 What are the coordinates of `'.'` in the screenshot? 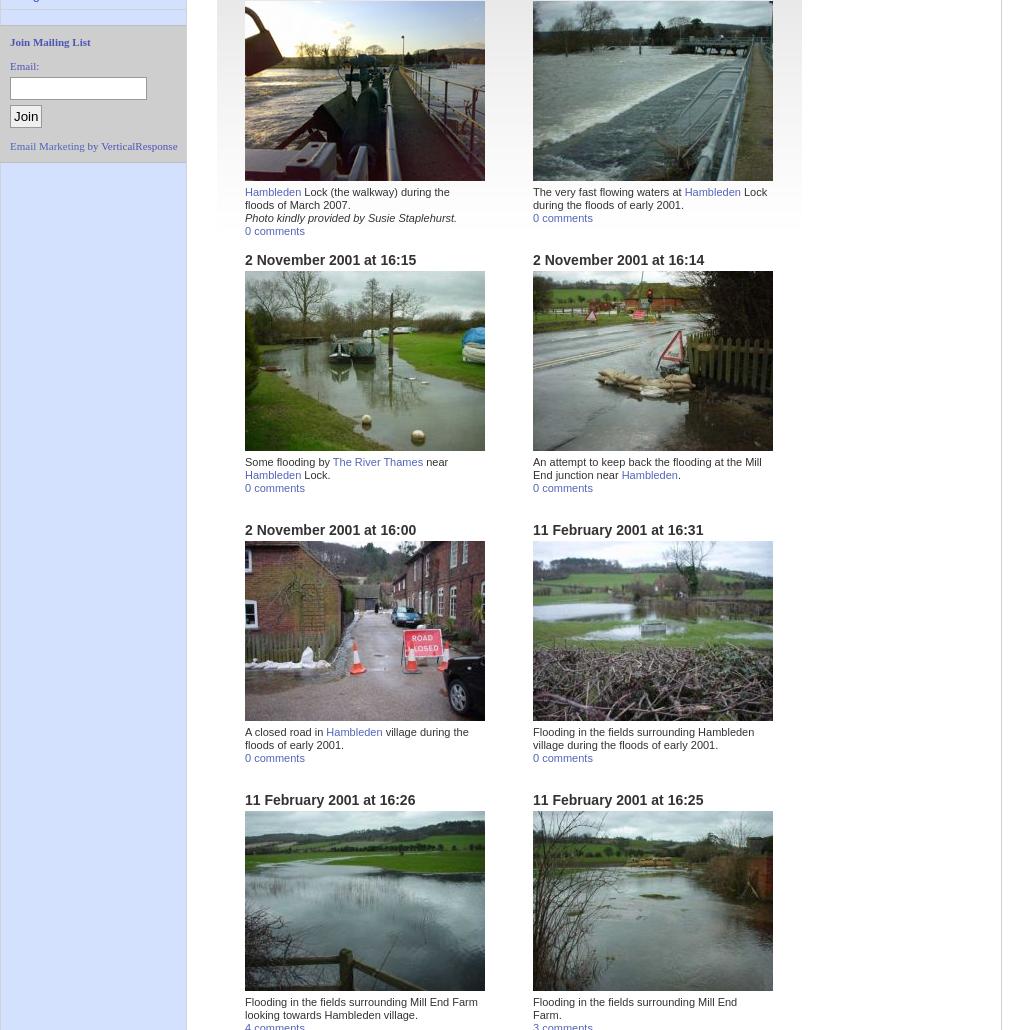 It's located at (679, 474).